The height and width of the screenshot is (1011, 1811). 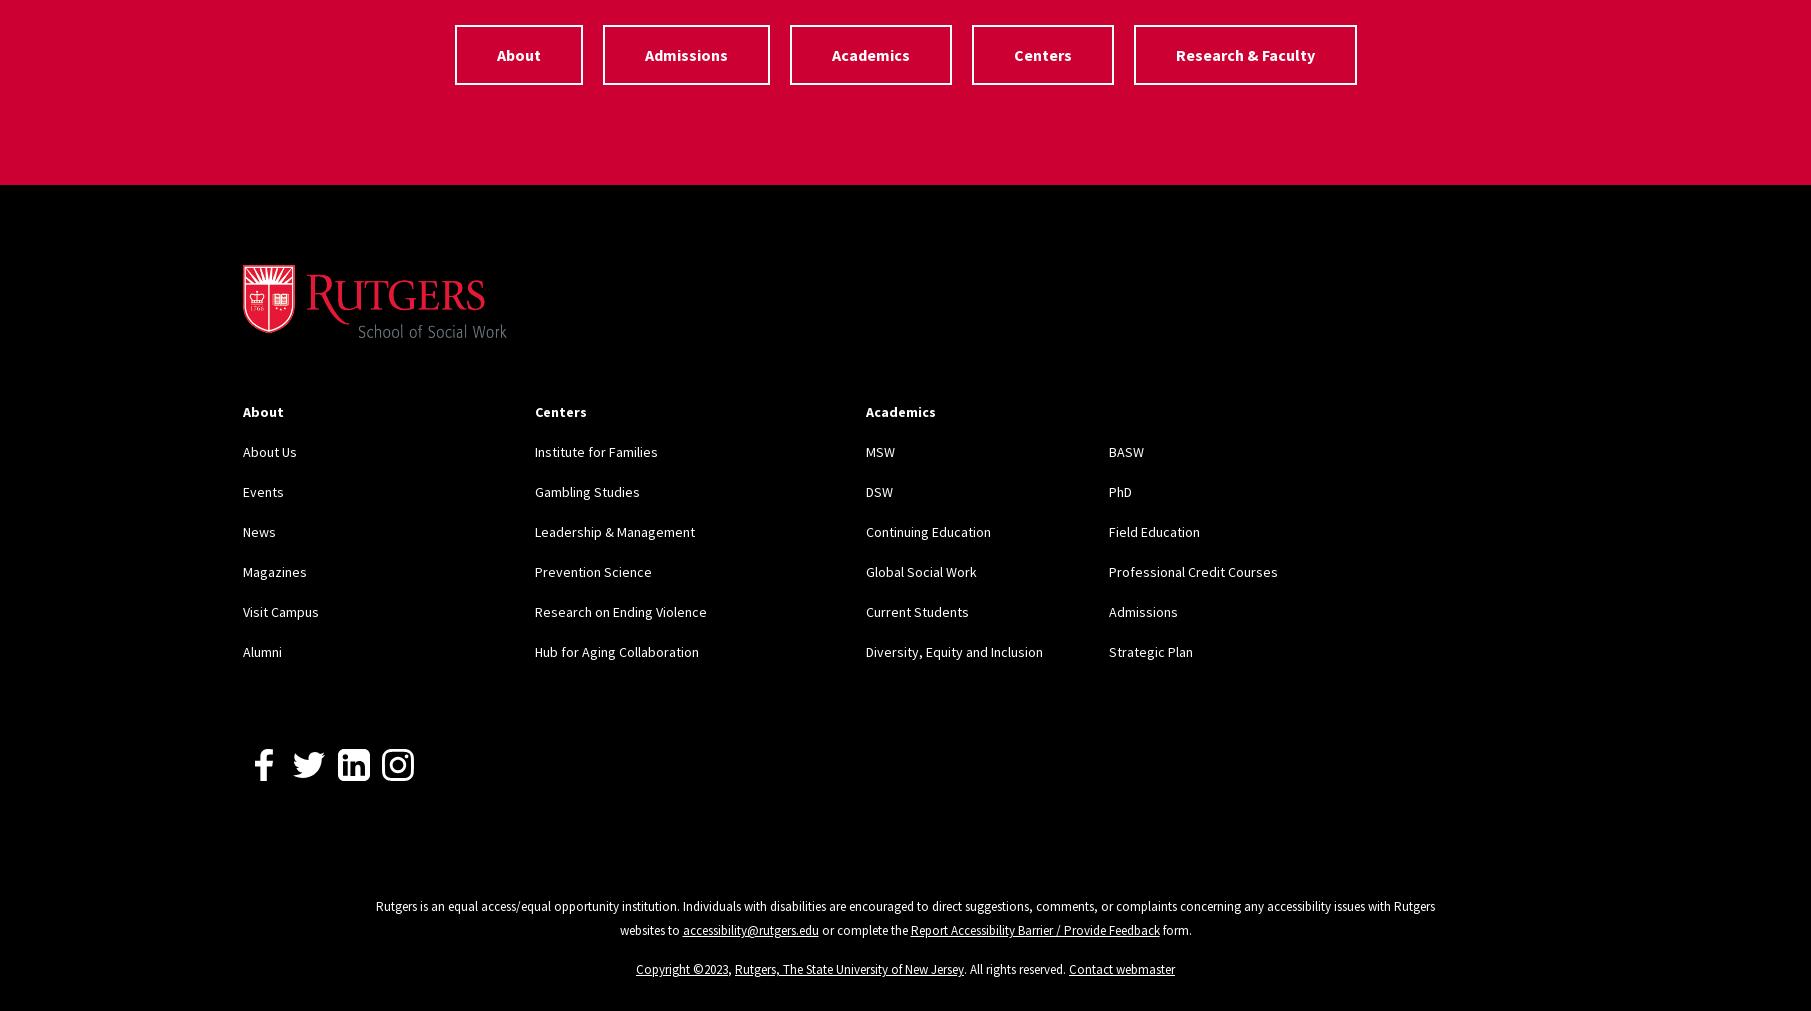 What do you see at coordinates (636, 969) in the screenshot?
I see `'Copyright ©2023'` at bounding box center [636, 969].